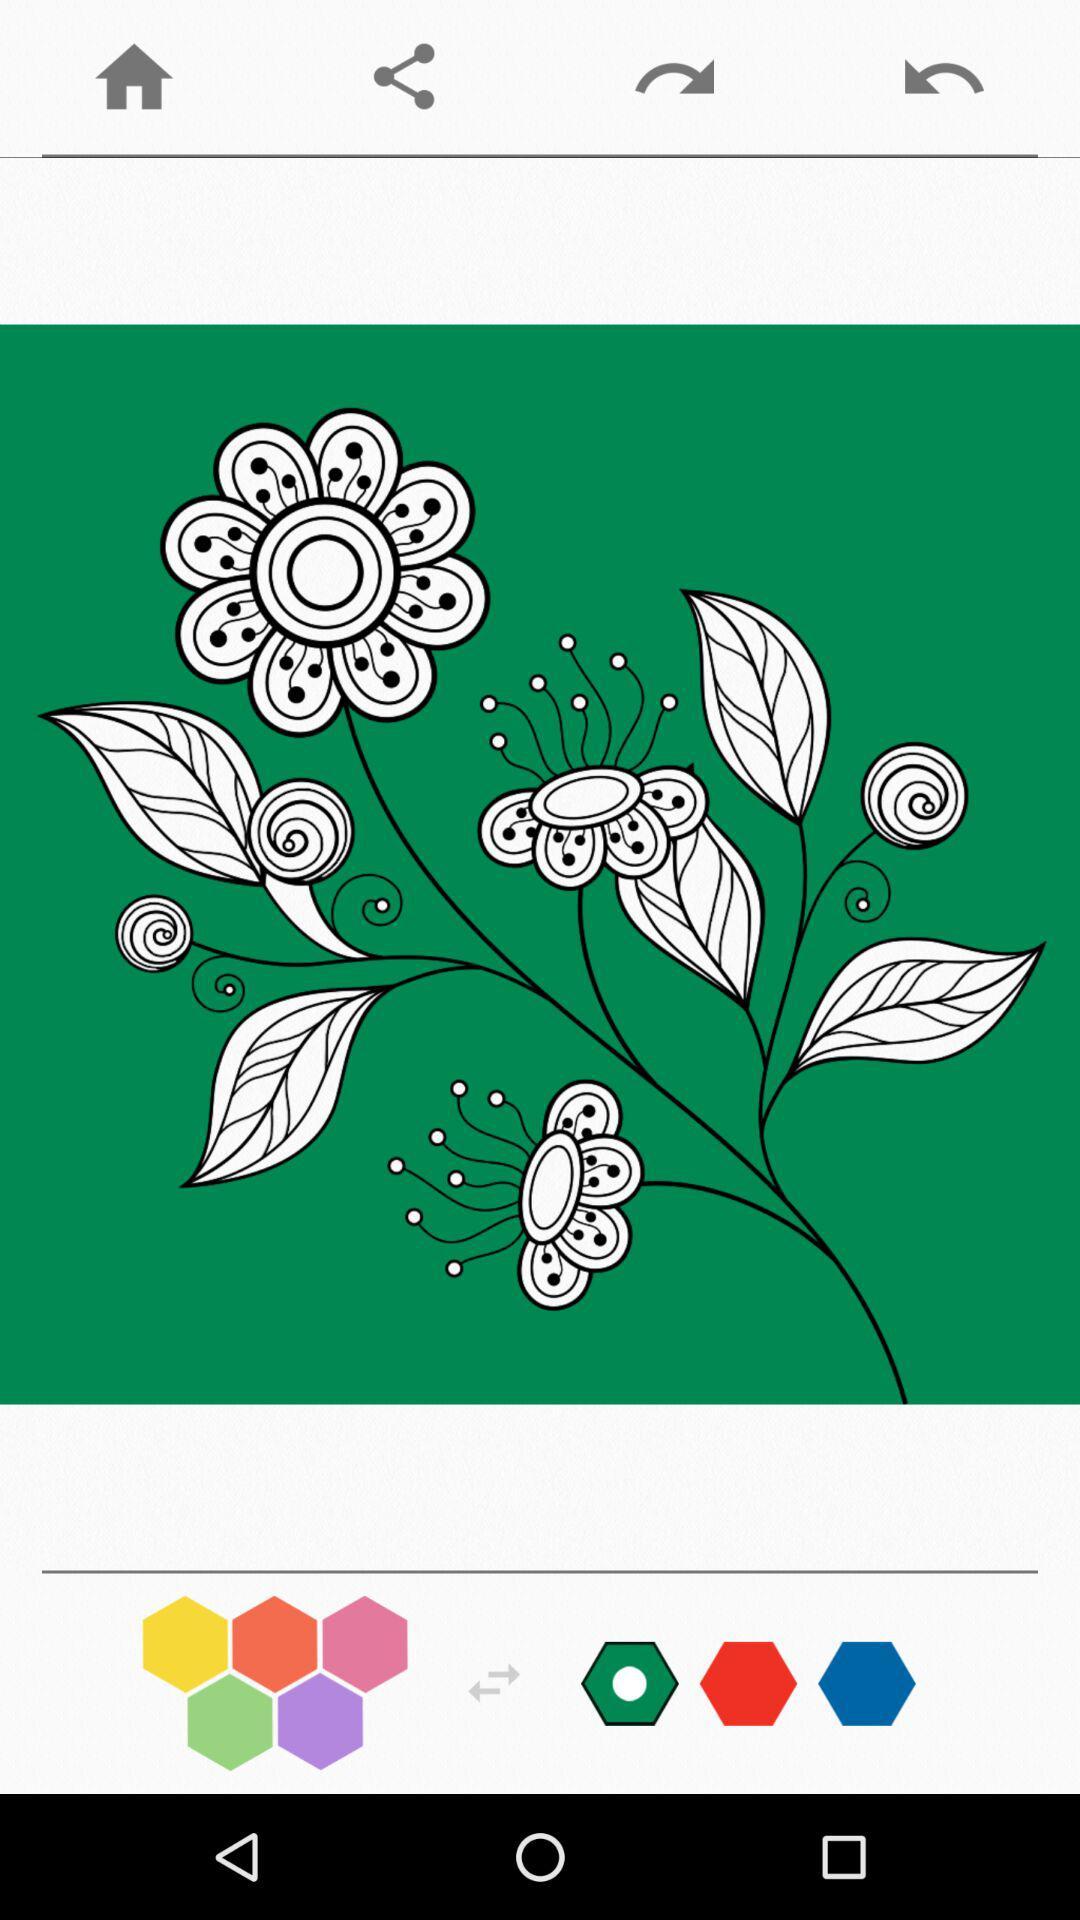 Image resolution: width=1080 pixels, height=1920 pixels. Describe the element at coordinates (866, 1682) in the screenshot. I see `the star icon` at that location.